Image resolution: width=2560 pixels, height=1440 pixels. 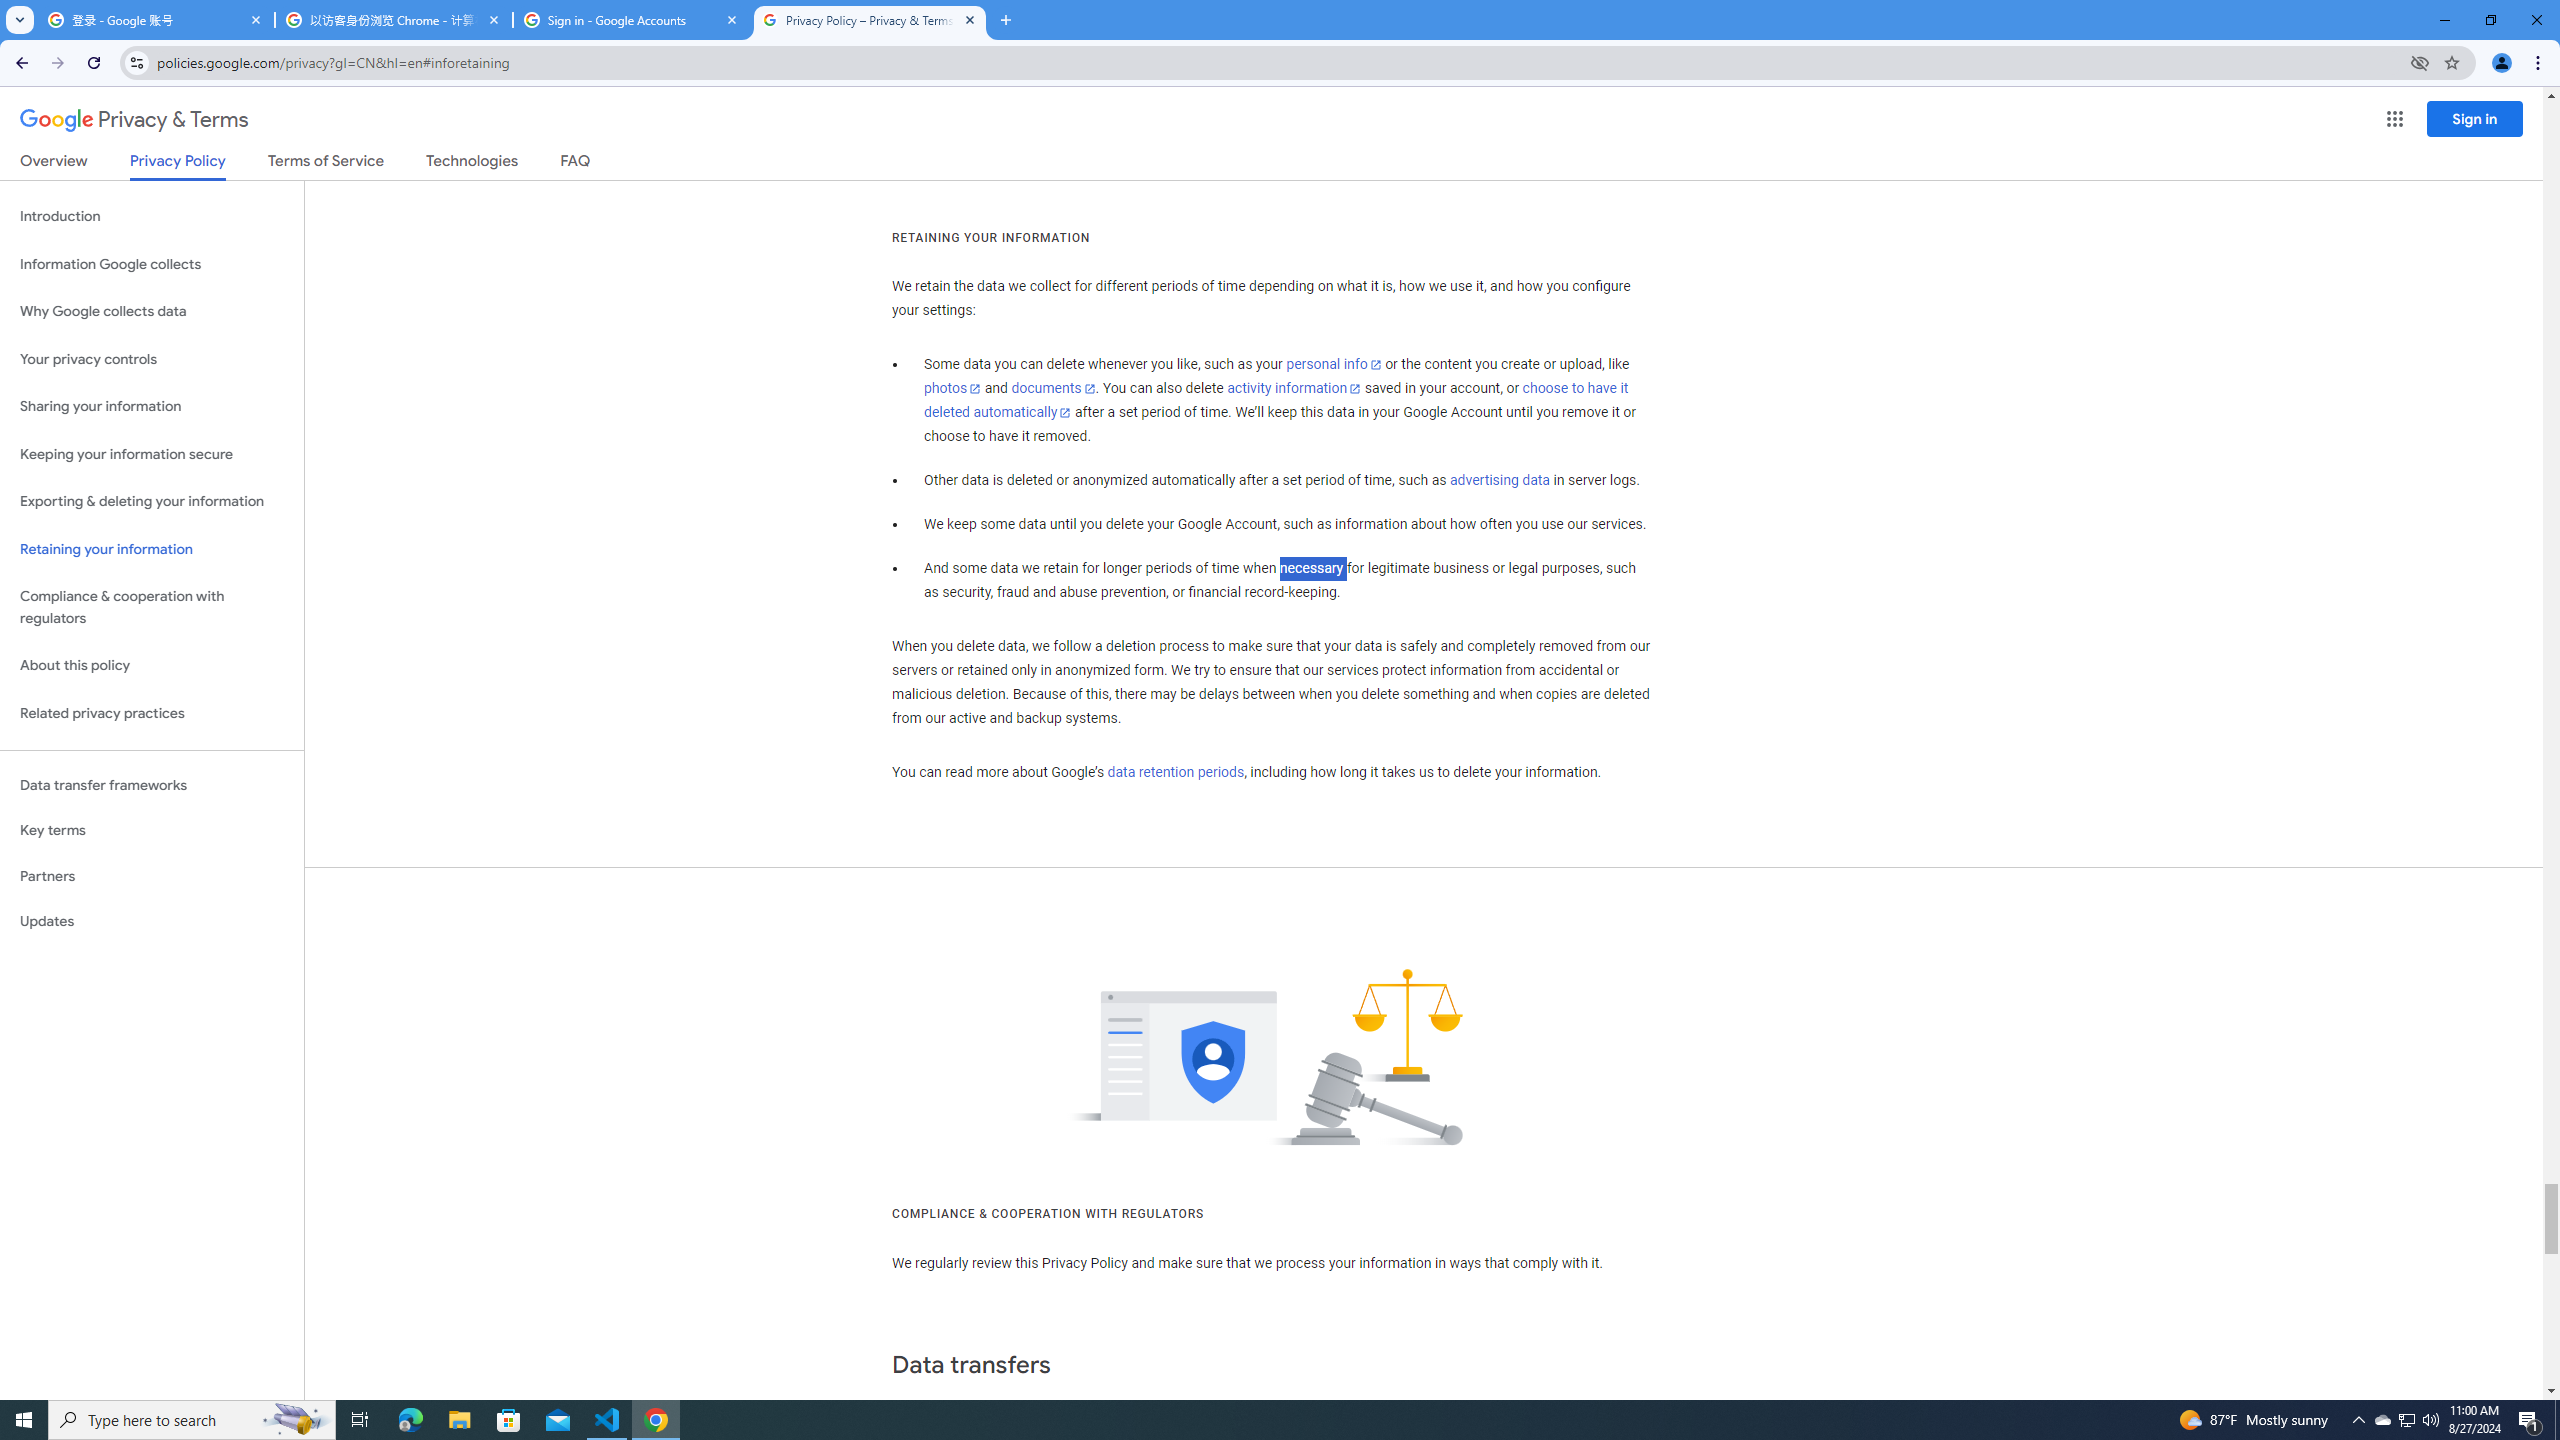 I want to click on 'activity information', so click(x=1293, y=387).